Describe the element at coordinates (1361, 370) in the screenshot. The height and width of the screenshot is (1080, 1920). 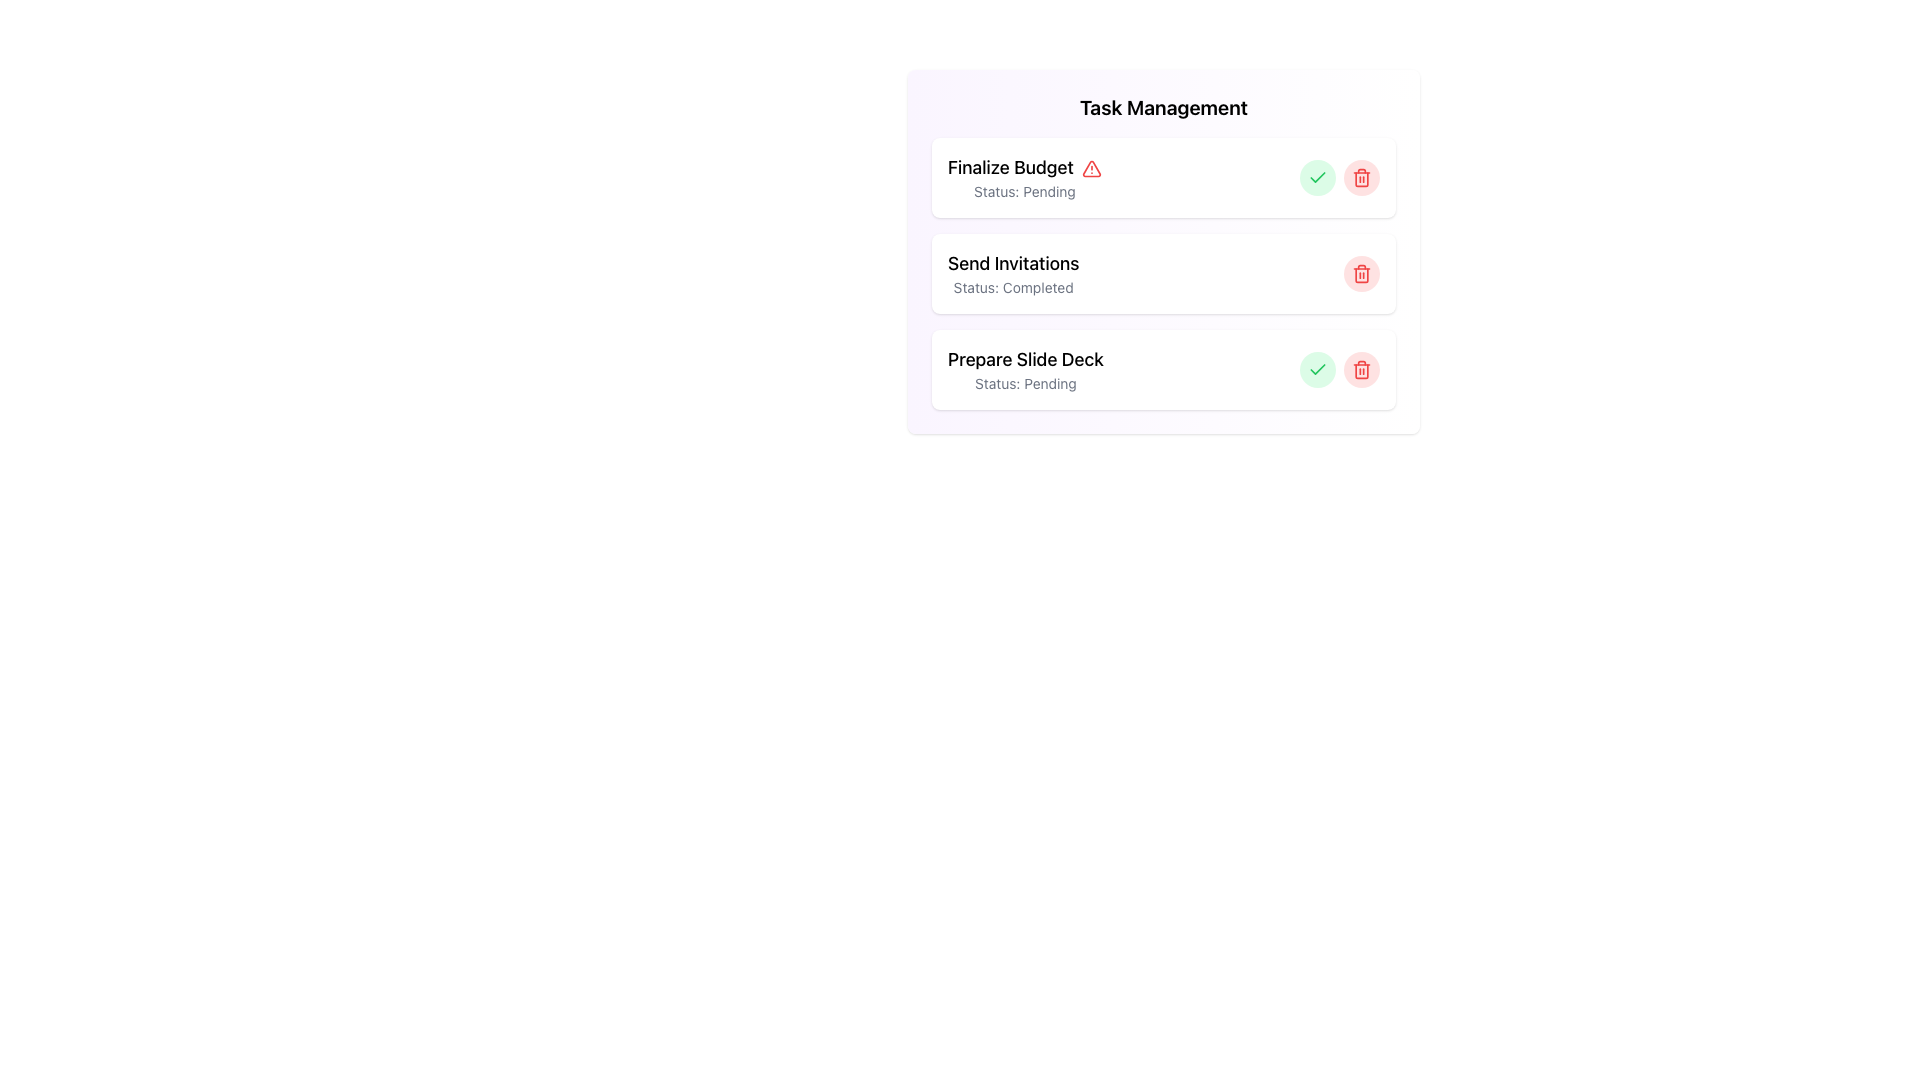
I see `the circular red trash bin button` at that location.